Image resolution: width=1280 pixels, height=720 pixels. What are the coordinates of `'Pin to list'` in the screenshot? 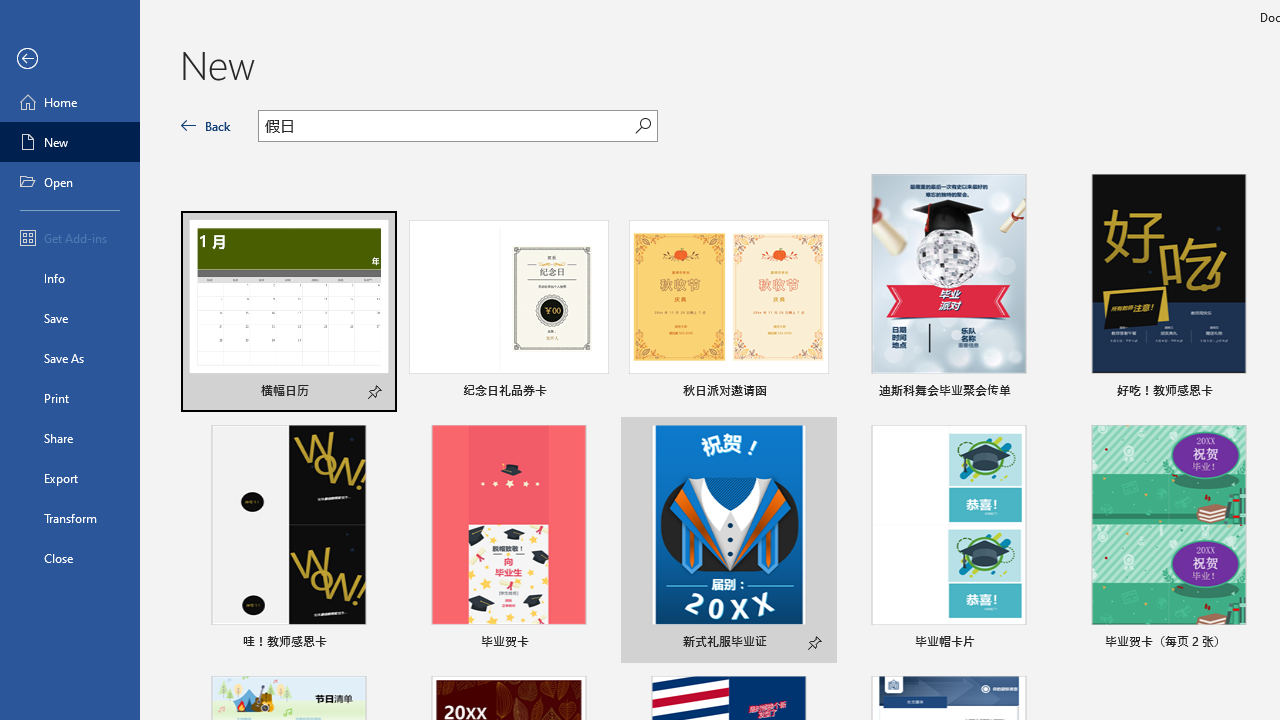 It's located at (1254, 644).